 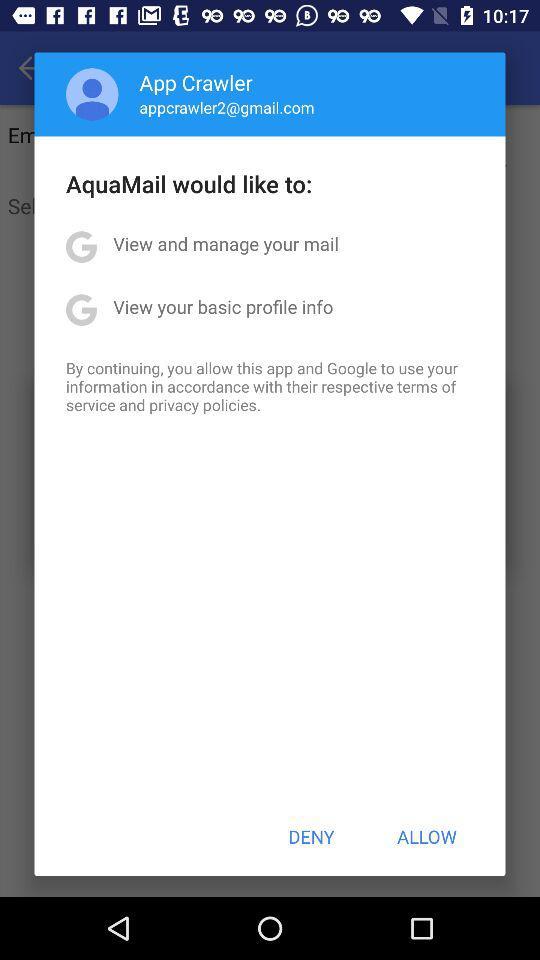 I want to click on item below by continuing you app, so click(x=311, y=836).